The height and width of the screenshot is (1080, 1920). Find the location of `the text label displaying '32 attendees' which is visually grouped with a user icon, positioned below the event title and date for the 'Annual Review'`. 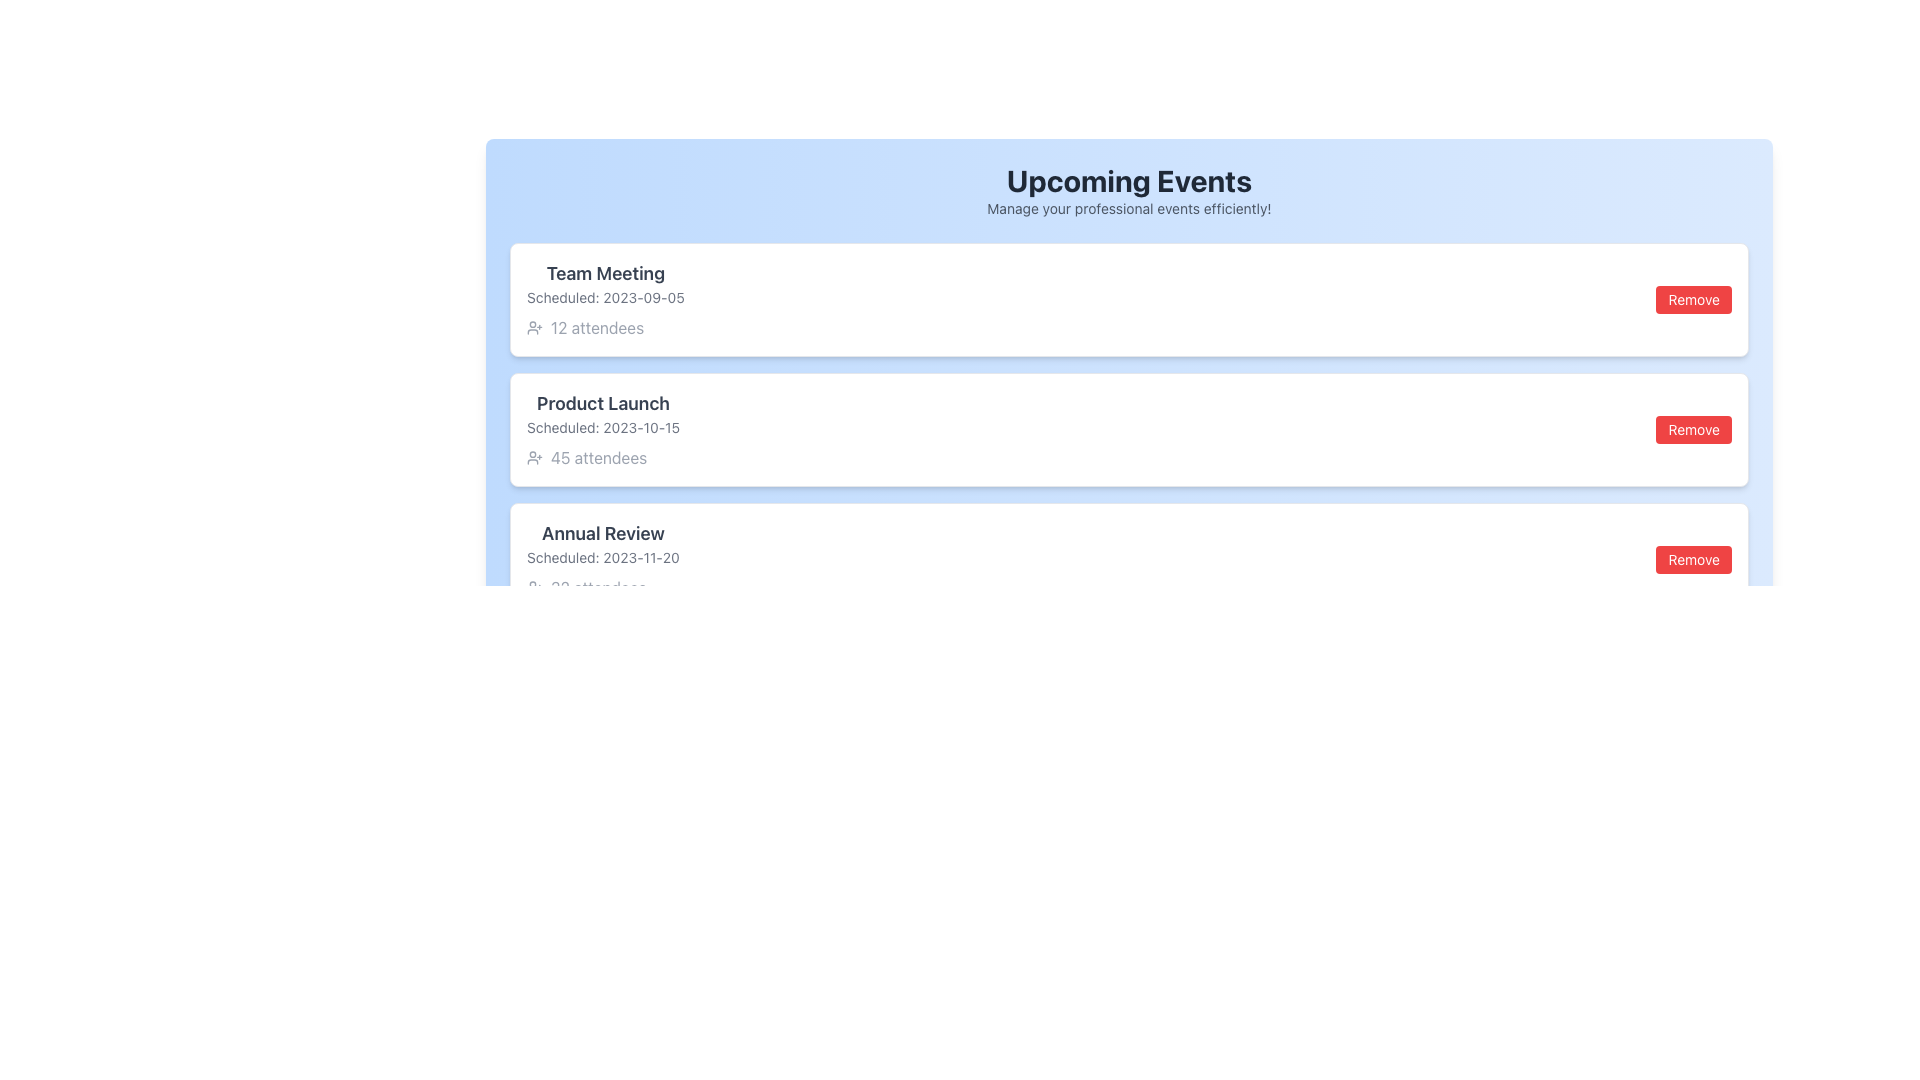

the text label displaying '32 attendees' which is visually grouped with a user icon, positioned below the event title and date for the 'Annual Review' is located at coordinates (597, 586).